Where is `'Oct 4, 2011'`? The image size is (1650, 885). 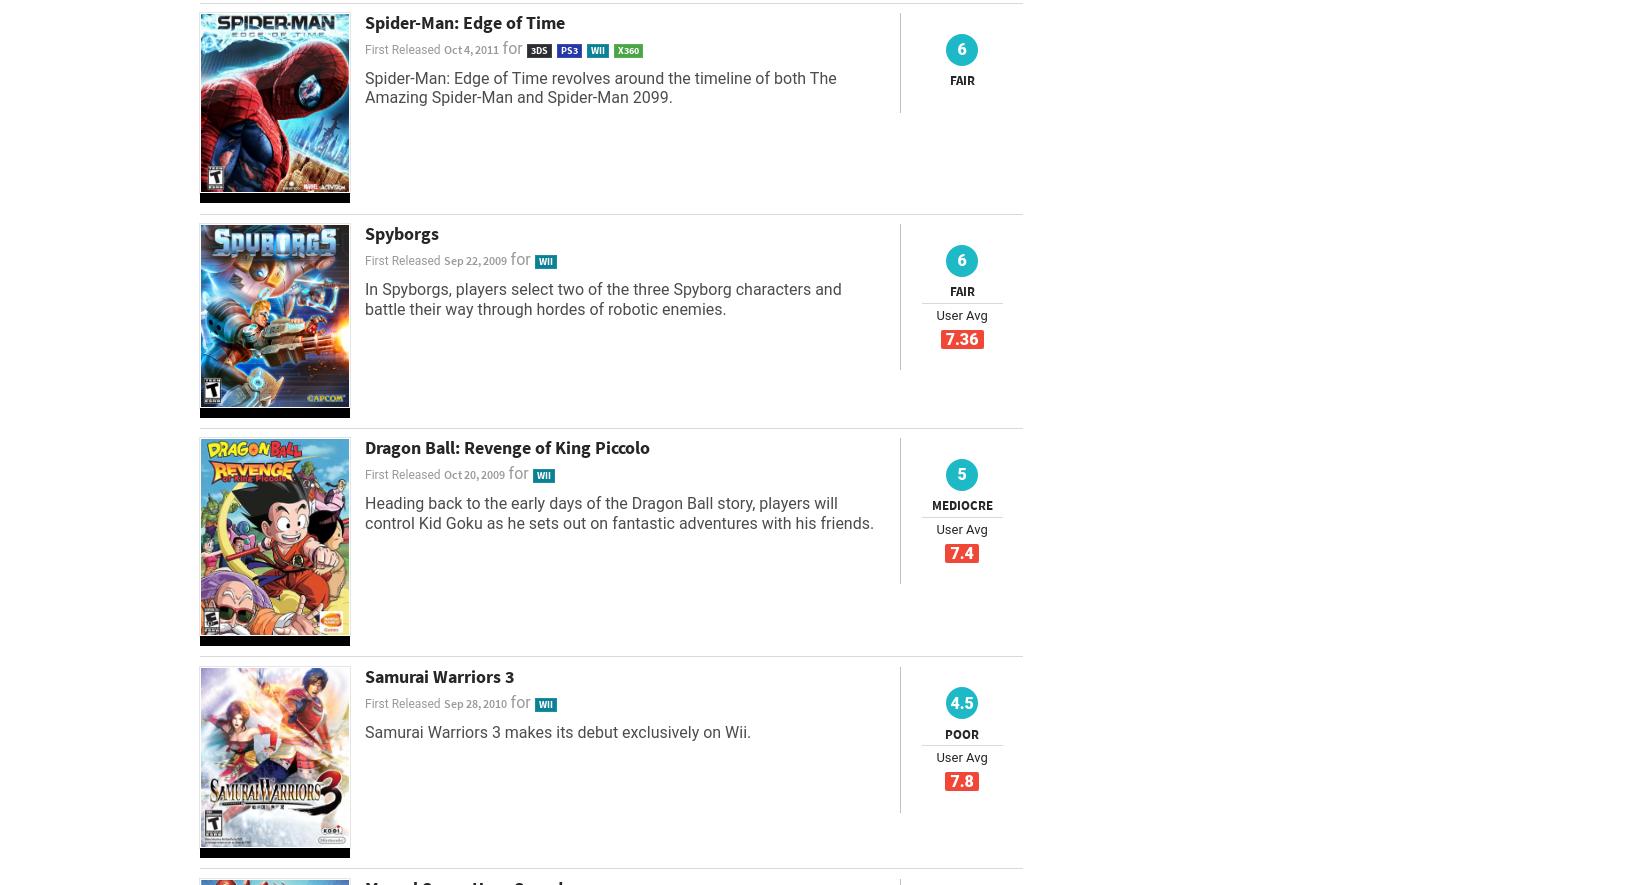
'Oct 4, 2011' is located at coordinates (469, 47).